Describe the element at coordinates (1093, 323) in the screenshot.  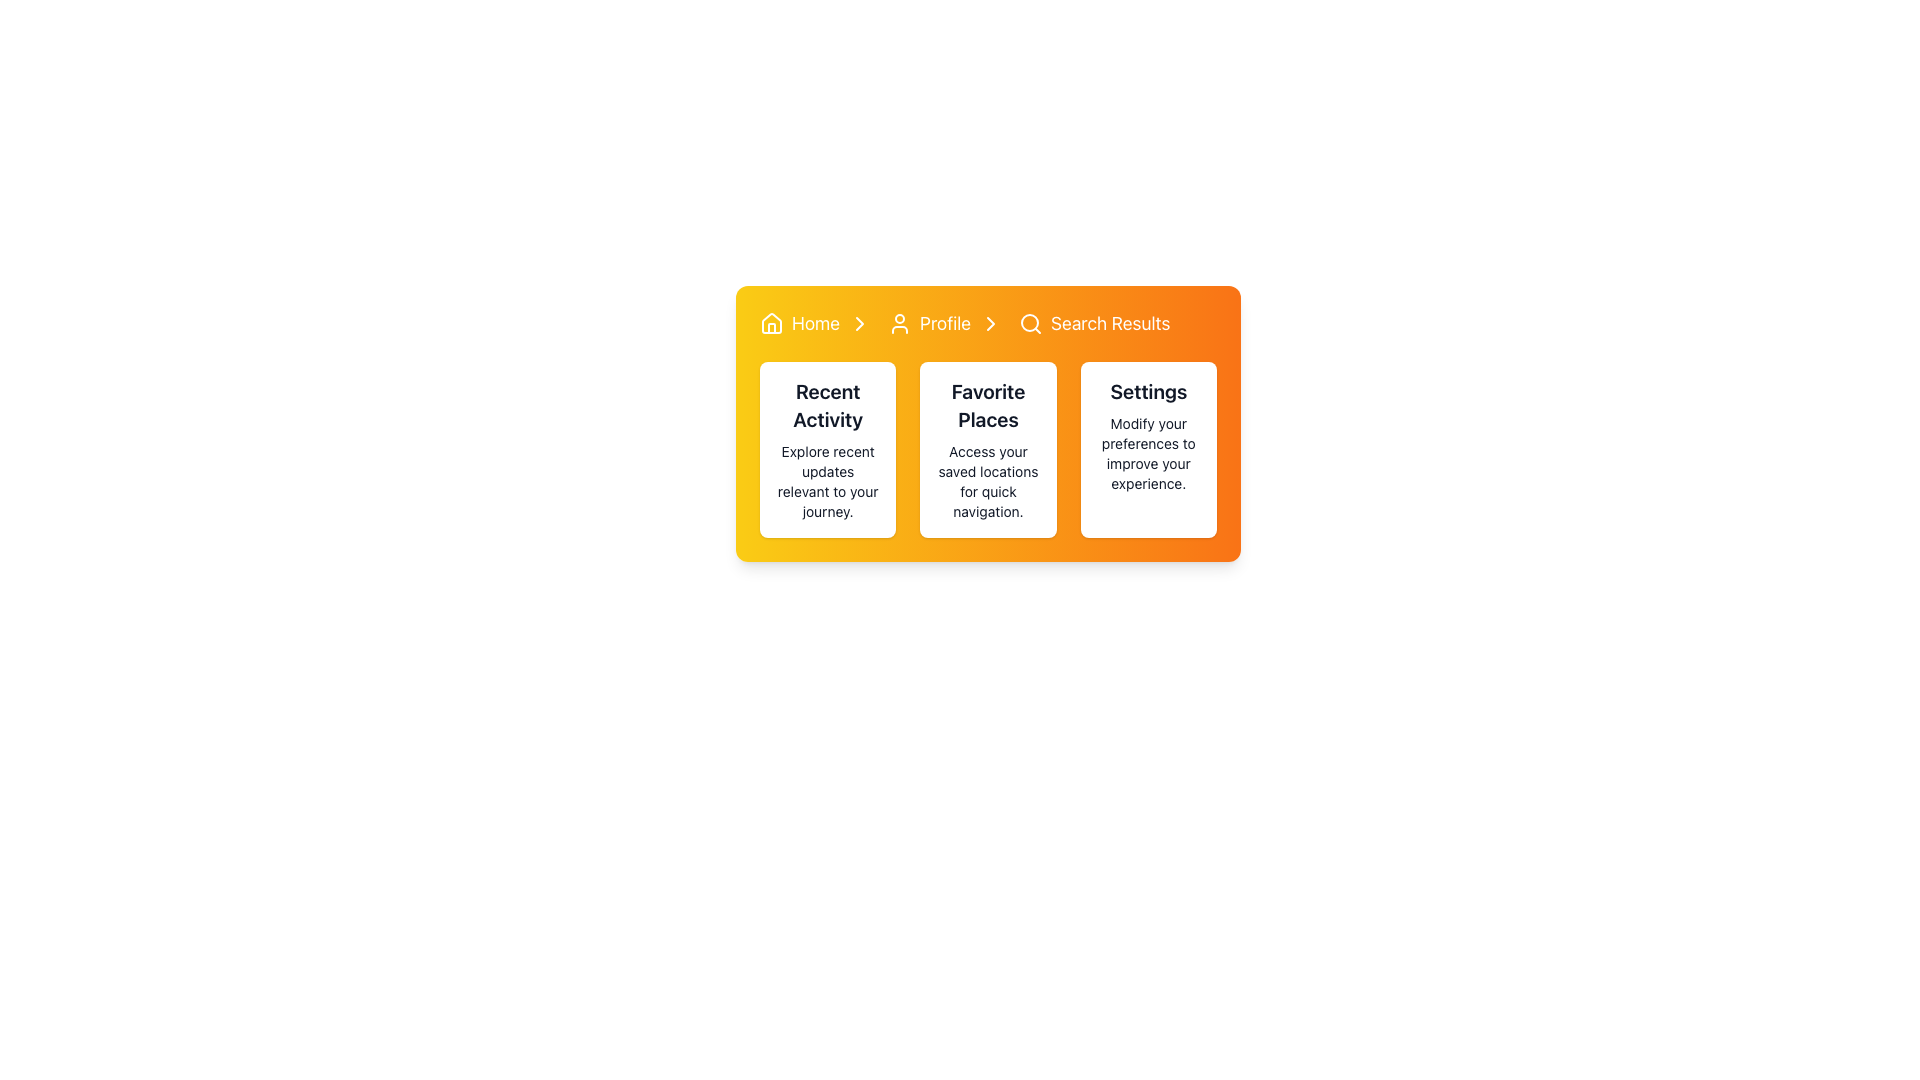
I see `the 'Search Results' navigational link` at that location.